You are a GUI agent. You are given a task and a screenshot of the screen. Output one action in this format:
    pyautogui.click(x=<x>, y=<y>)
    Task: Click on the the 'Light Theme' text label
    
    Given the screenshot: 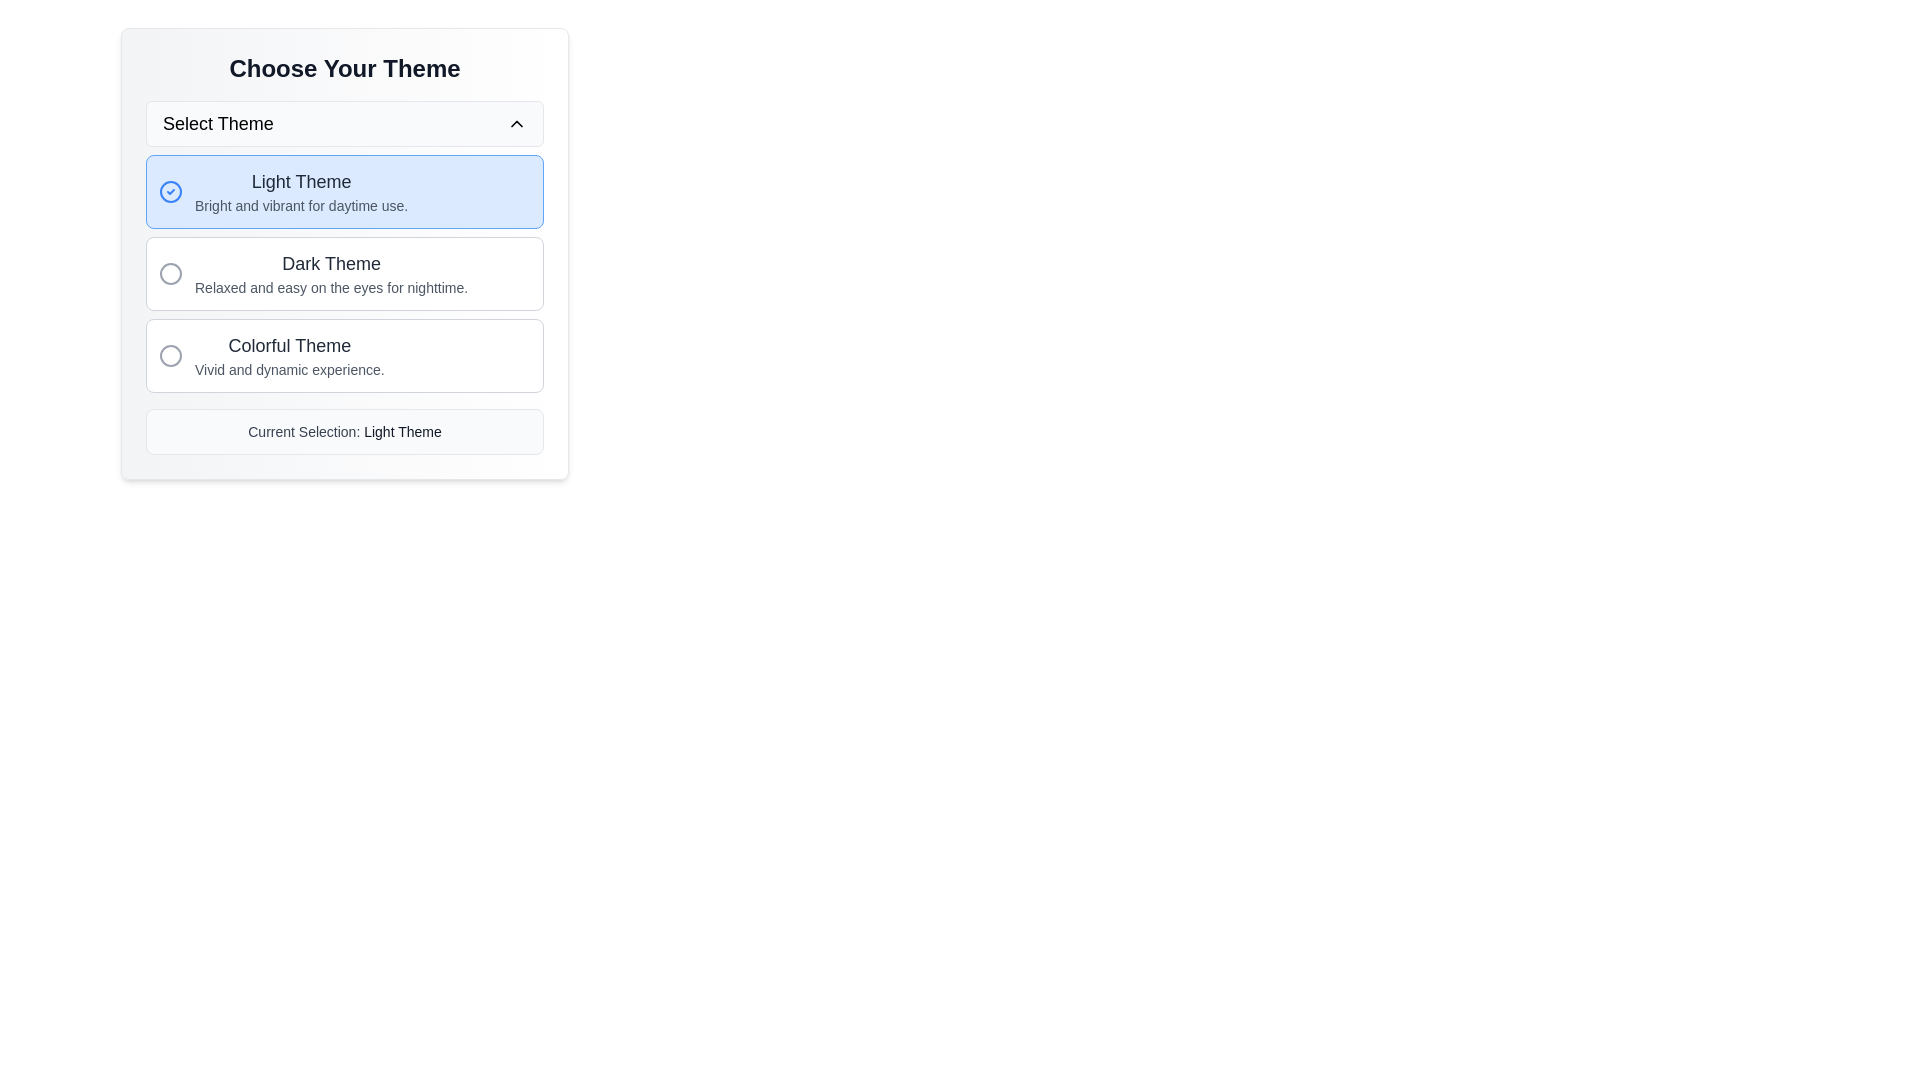 What is the action you would take?
    pyautogui.click(x=300, y=192)
    